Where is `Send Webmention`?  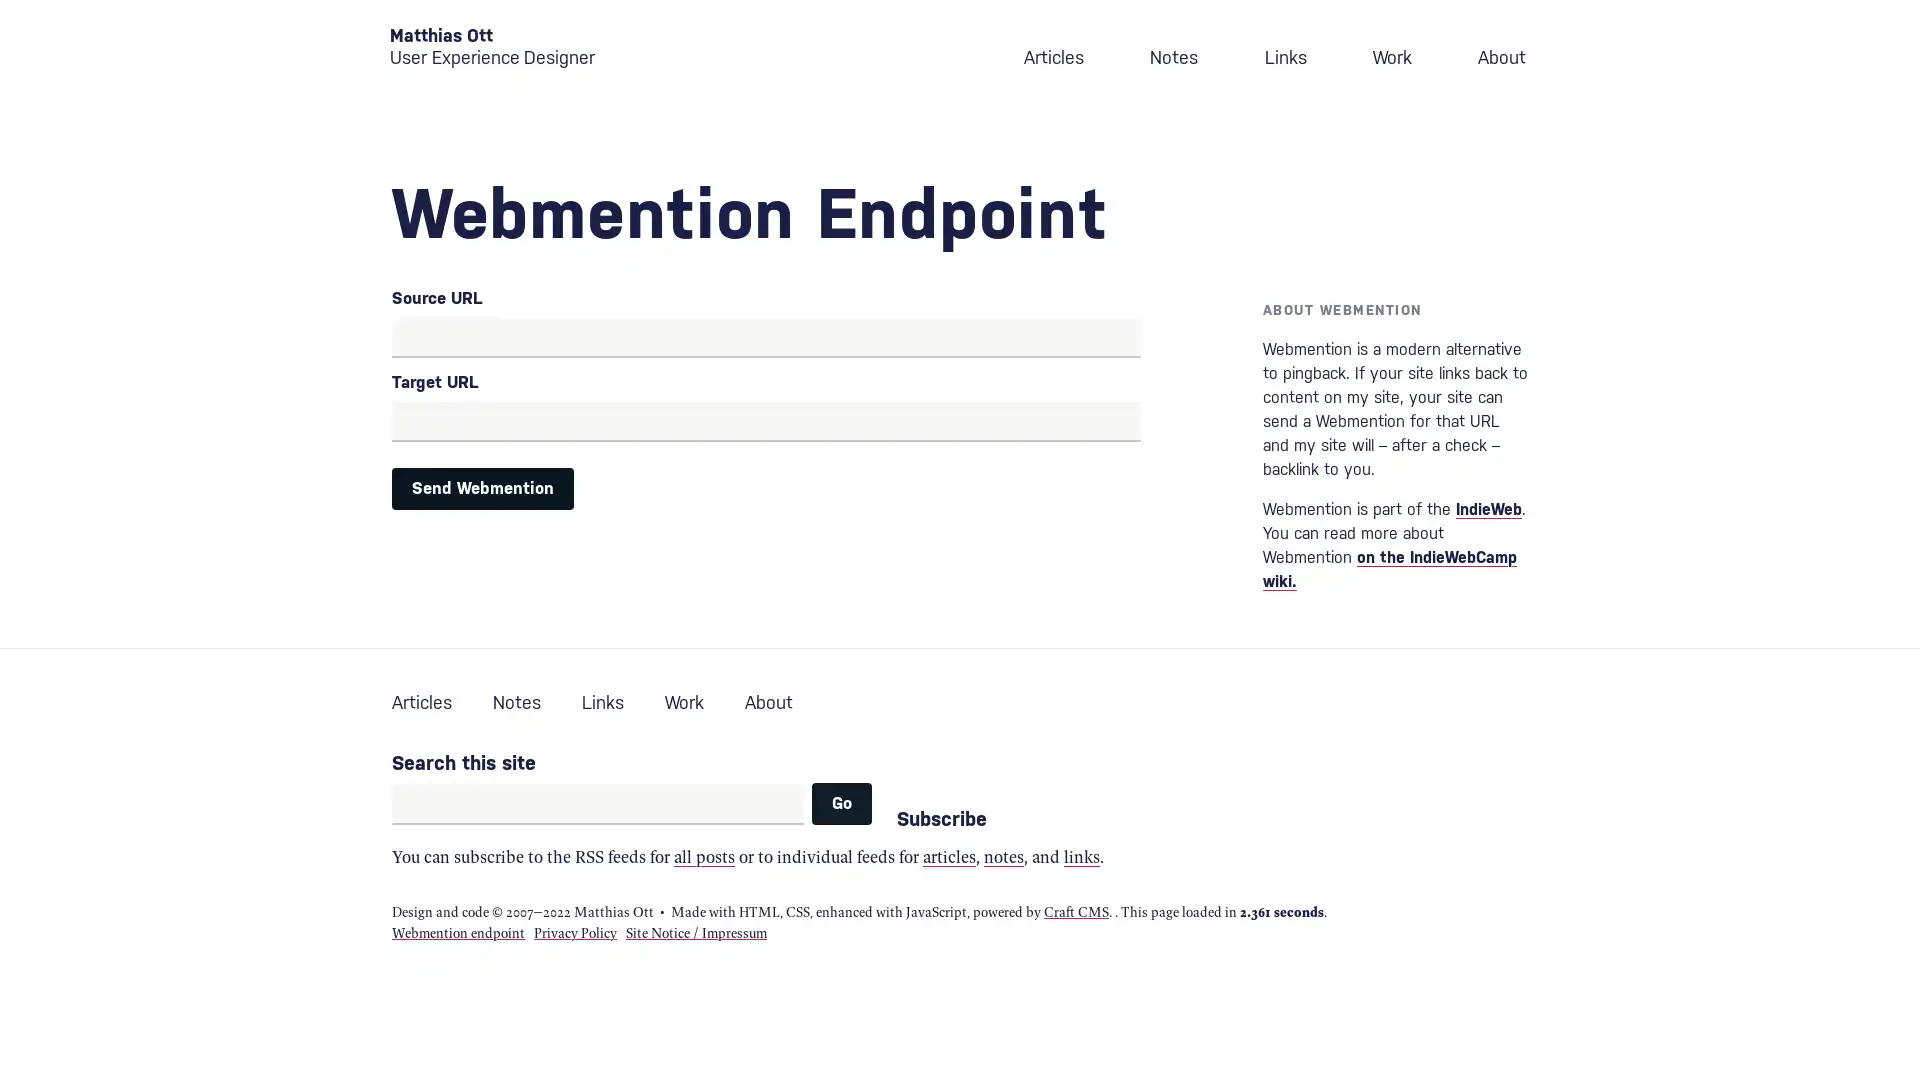
Send Webmention is located at coordinates (483, 489).